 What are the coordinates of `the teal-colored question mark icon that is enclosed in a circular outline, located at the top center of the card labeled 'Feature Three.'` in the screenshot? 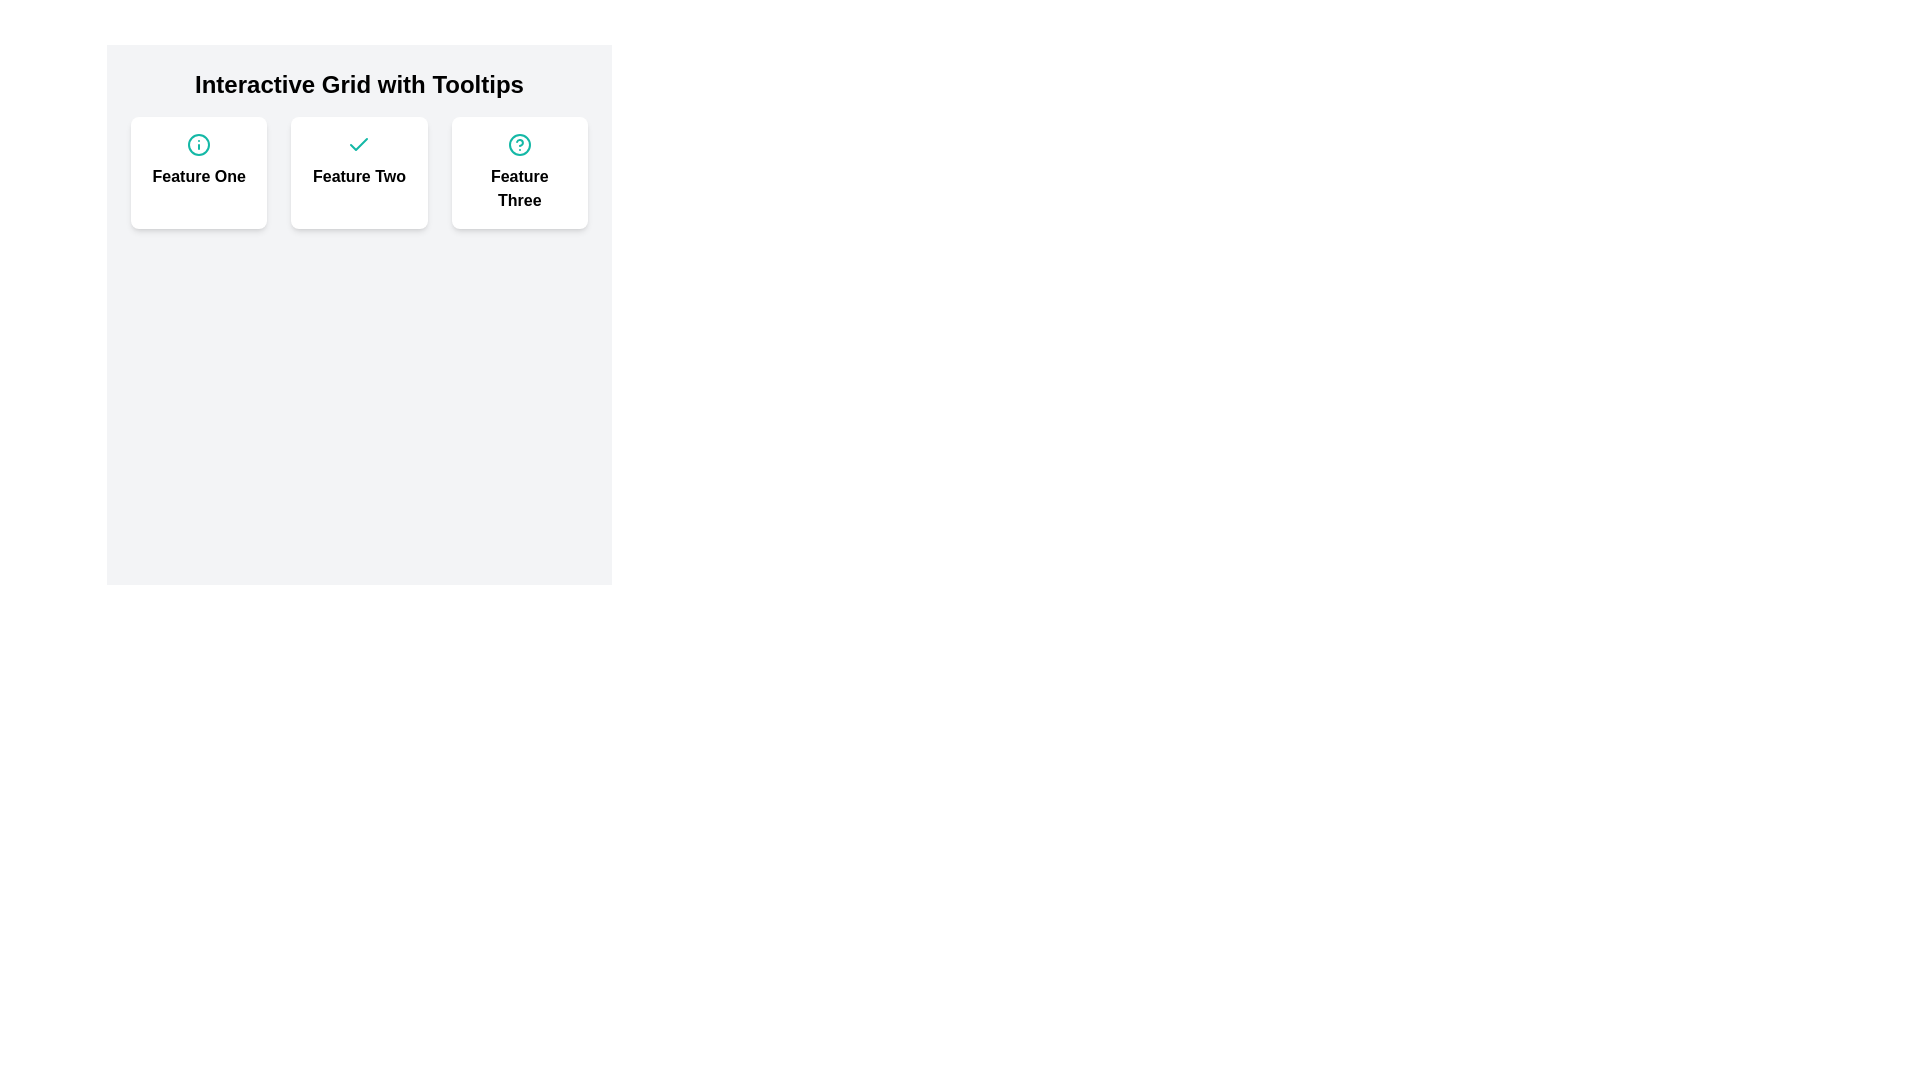 It's located at (519, 144).